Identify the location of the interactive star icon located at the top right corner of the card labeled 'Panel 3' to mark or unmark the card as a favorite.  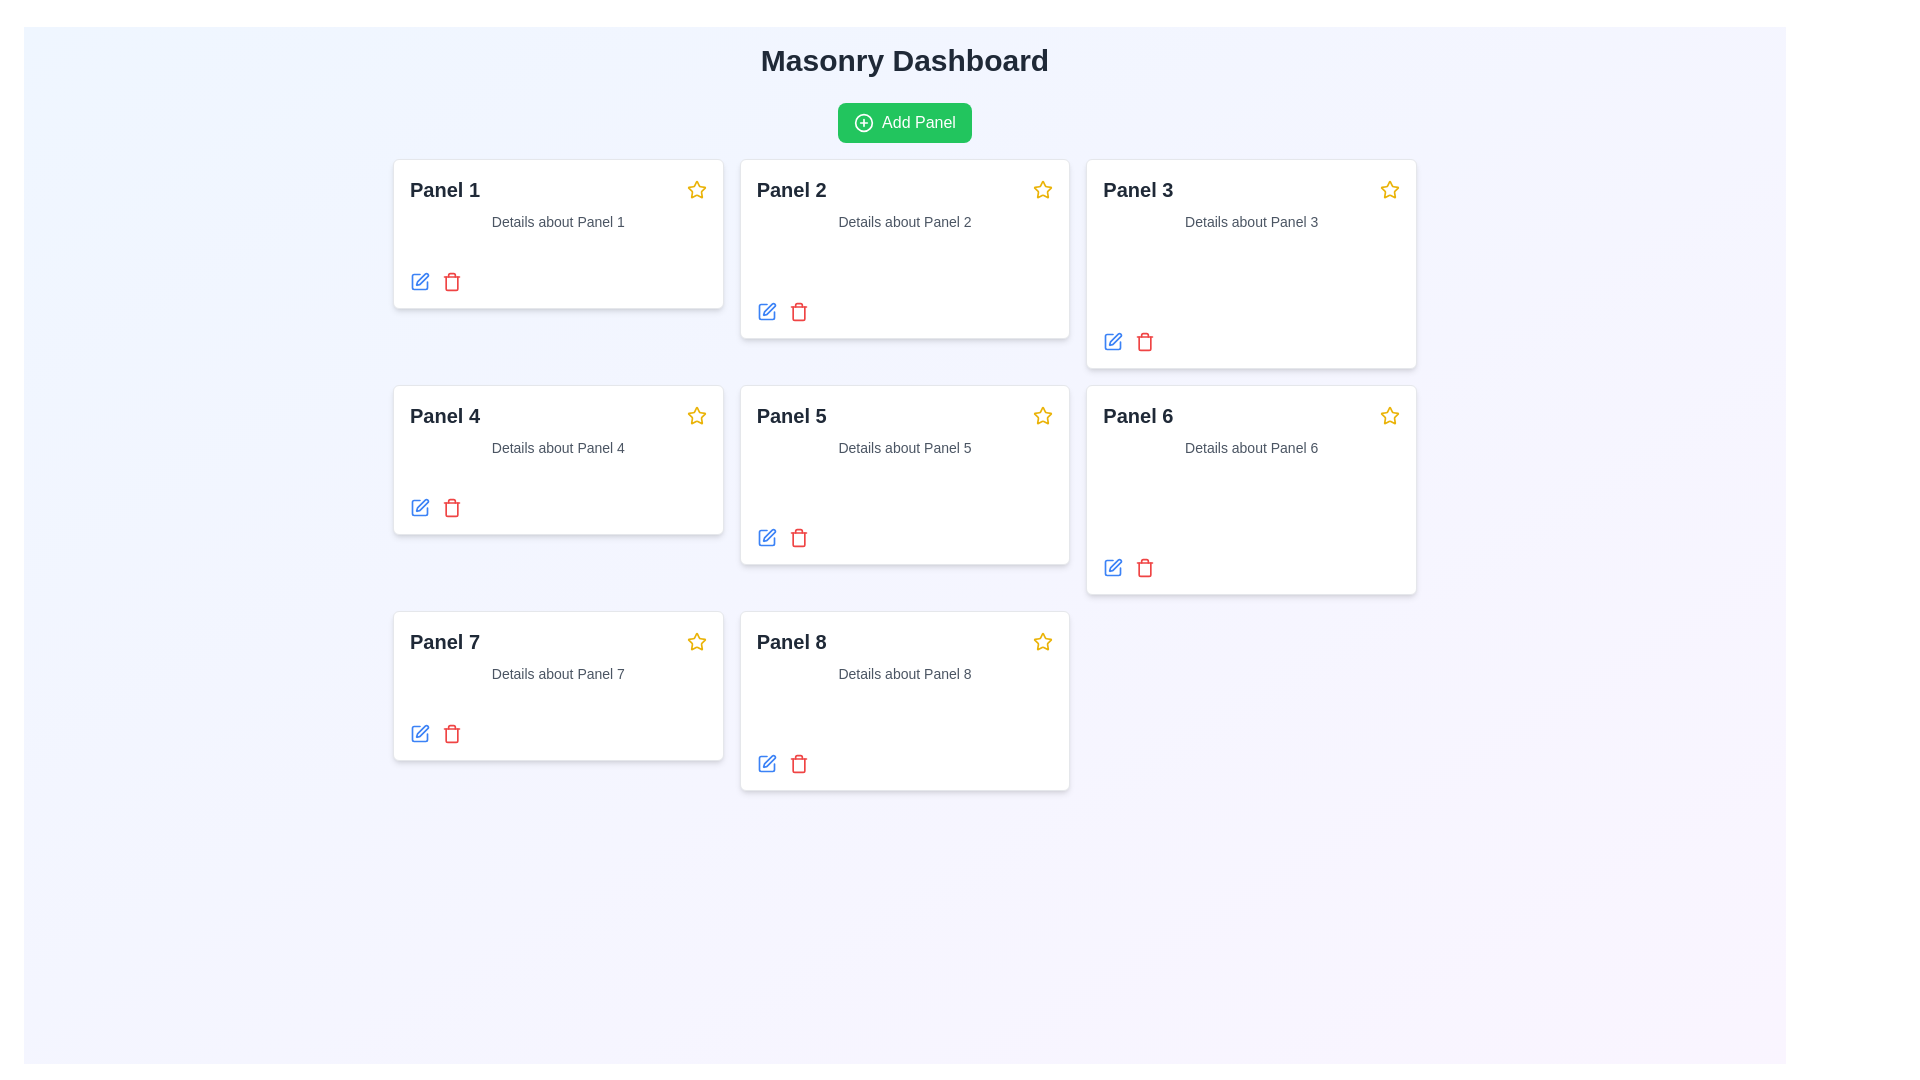
(1388, 189).